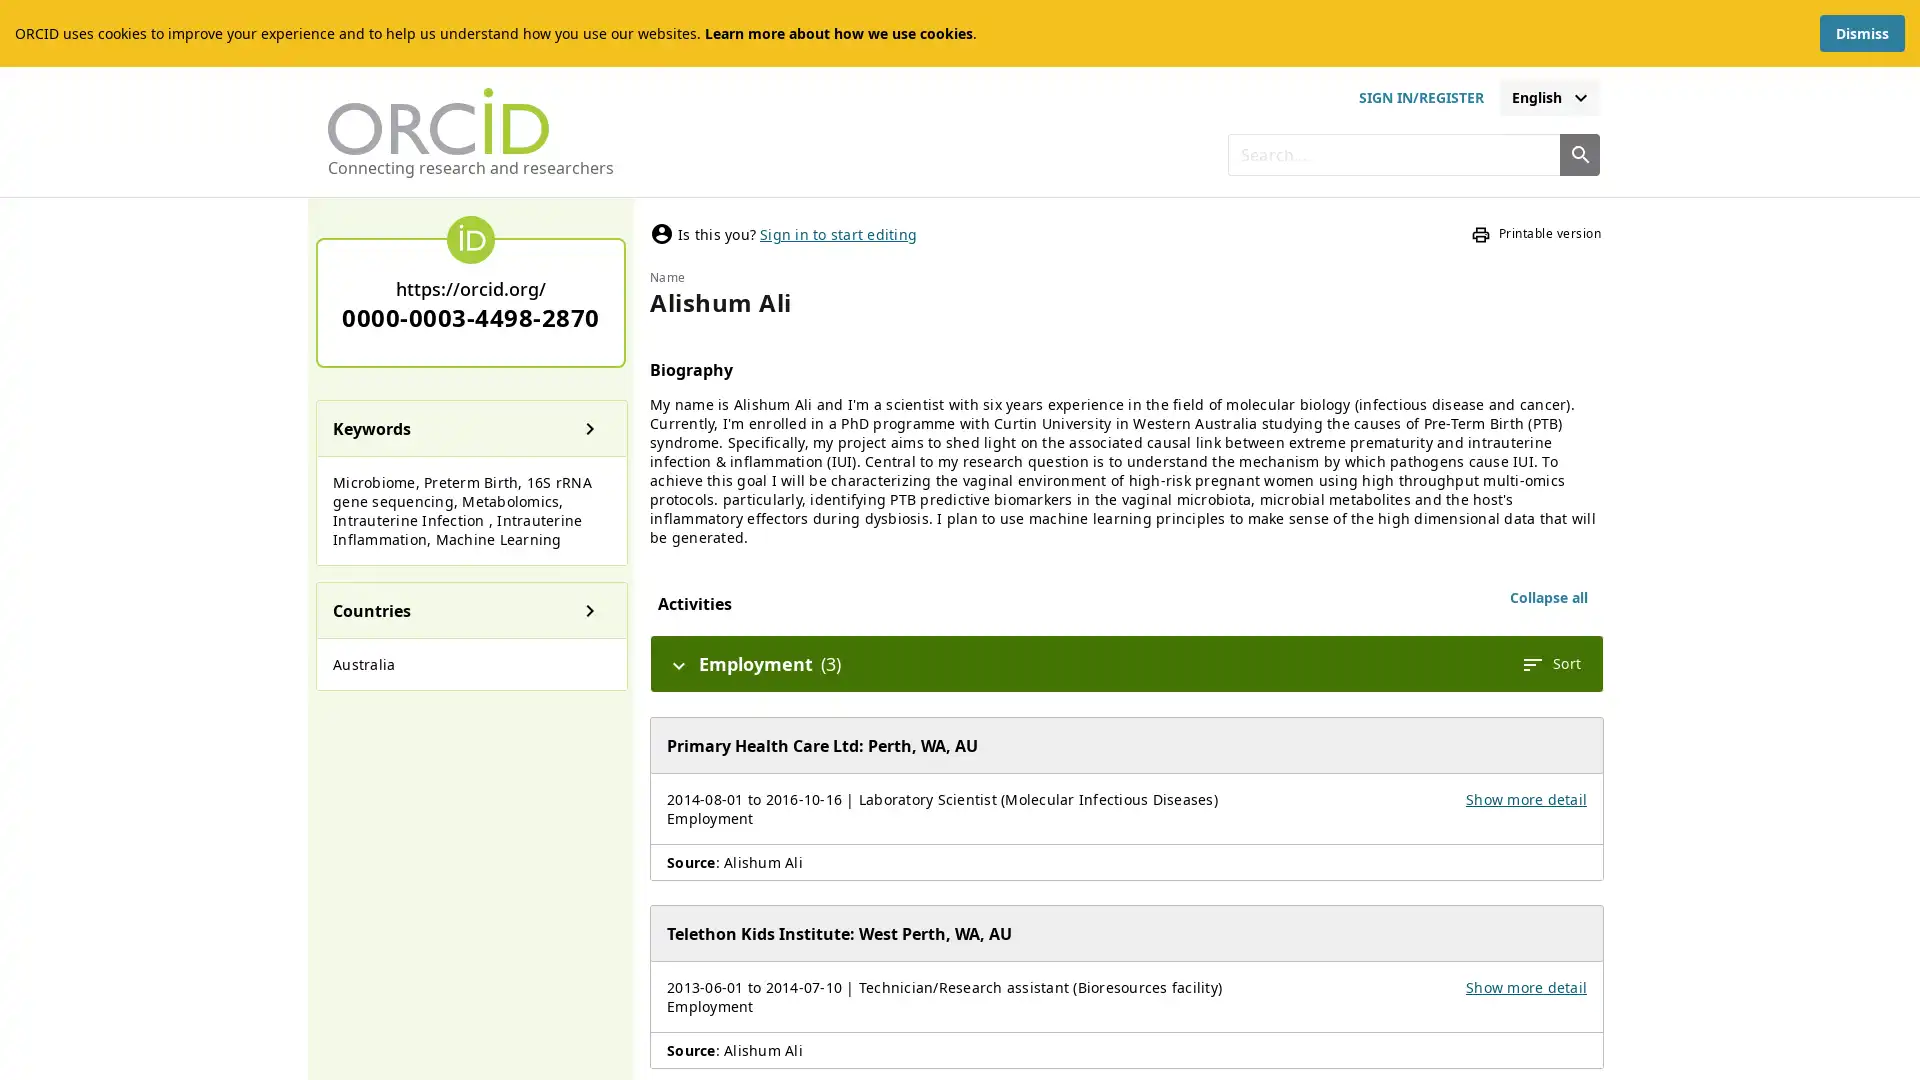 The width and height of the screenshot is (1920, 1080). I want to click on Collapse all, so click(1548, 596).